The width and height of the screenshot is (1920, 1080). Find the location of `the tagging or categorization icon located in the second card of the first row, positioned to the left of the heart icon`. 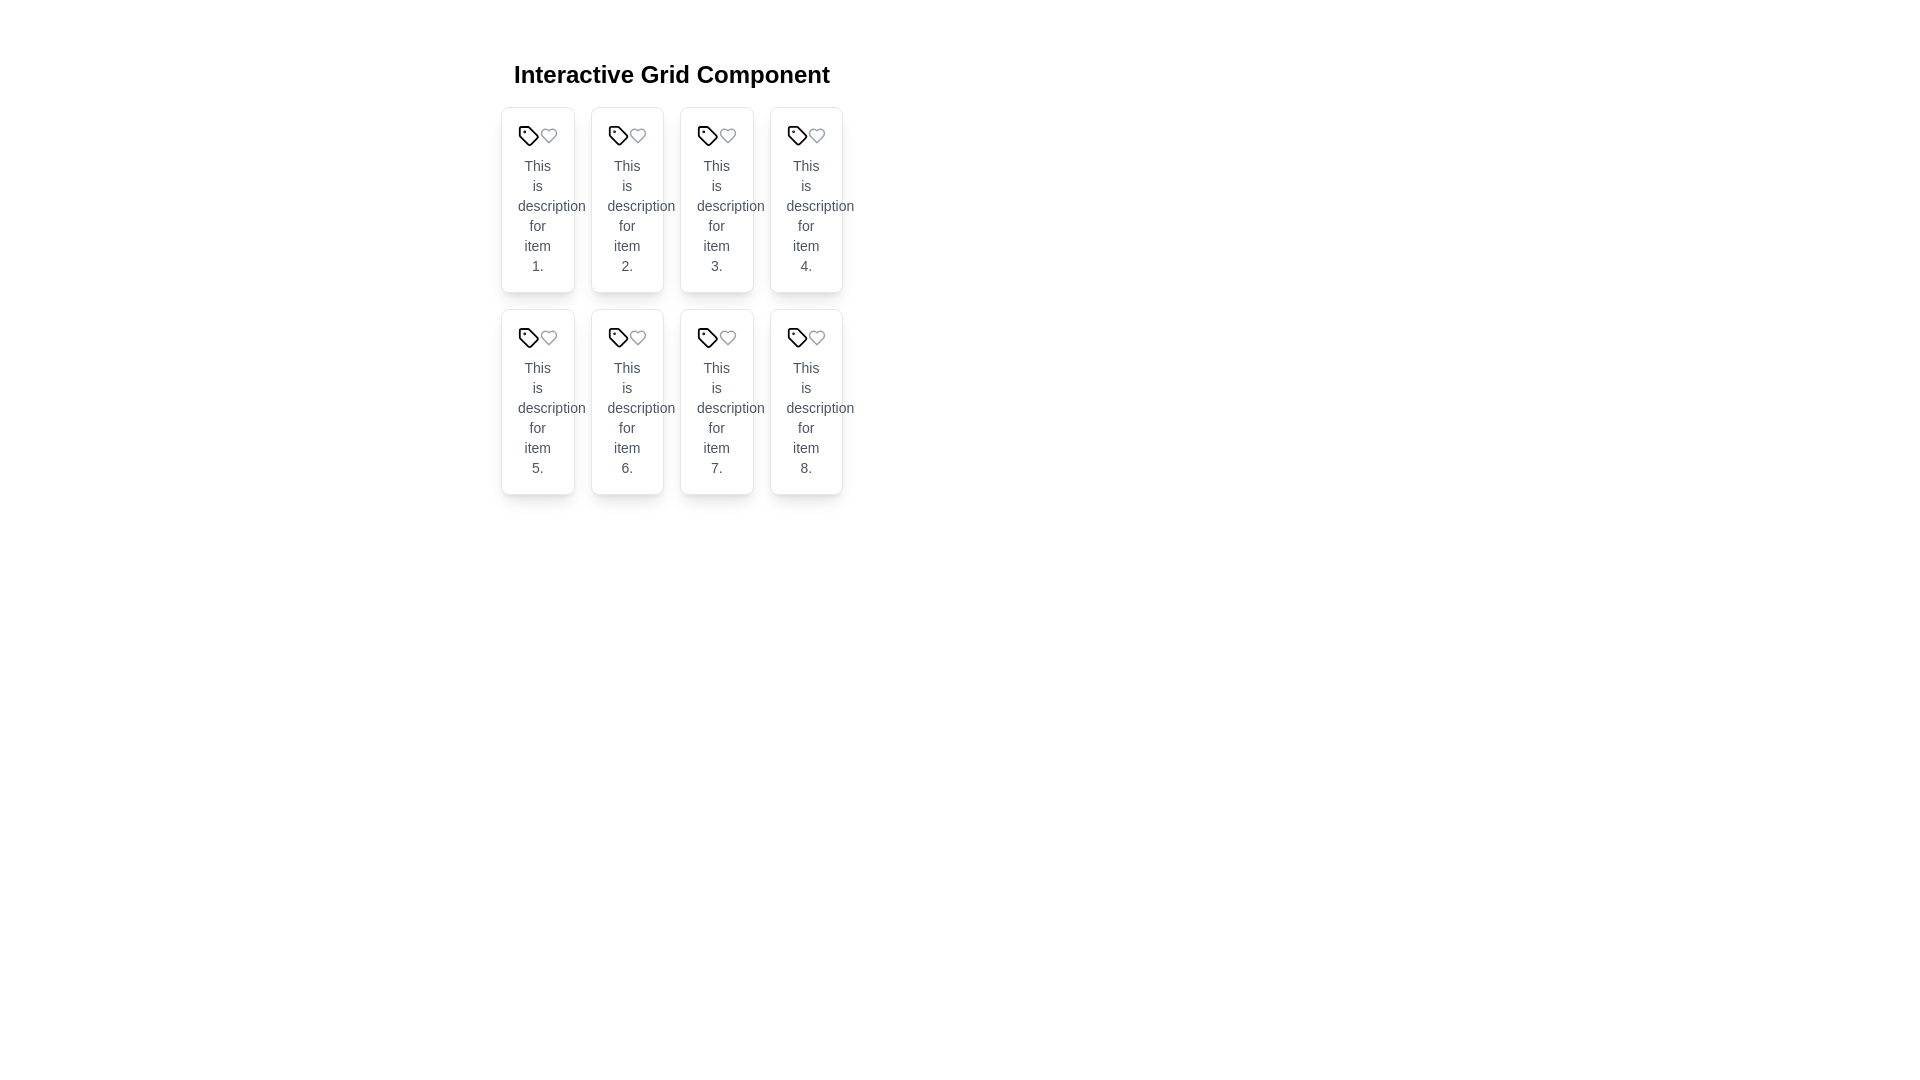

the tagging or categorization icon located in the second card of the first row, positioned to the left of the heart icon is located at coordinates (617, 135).